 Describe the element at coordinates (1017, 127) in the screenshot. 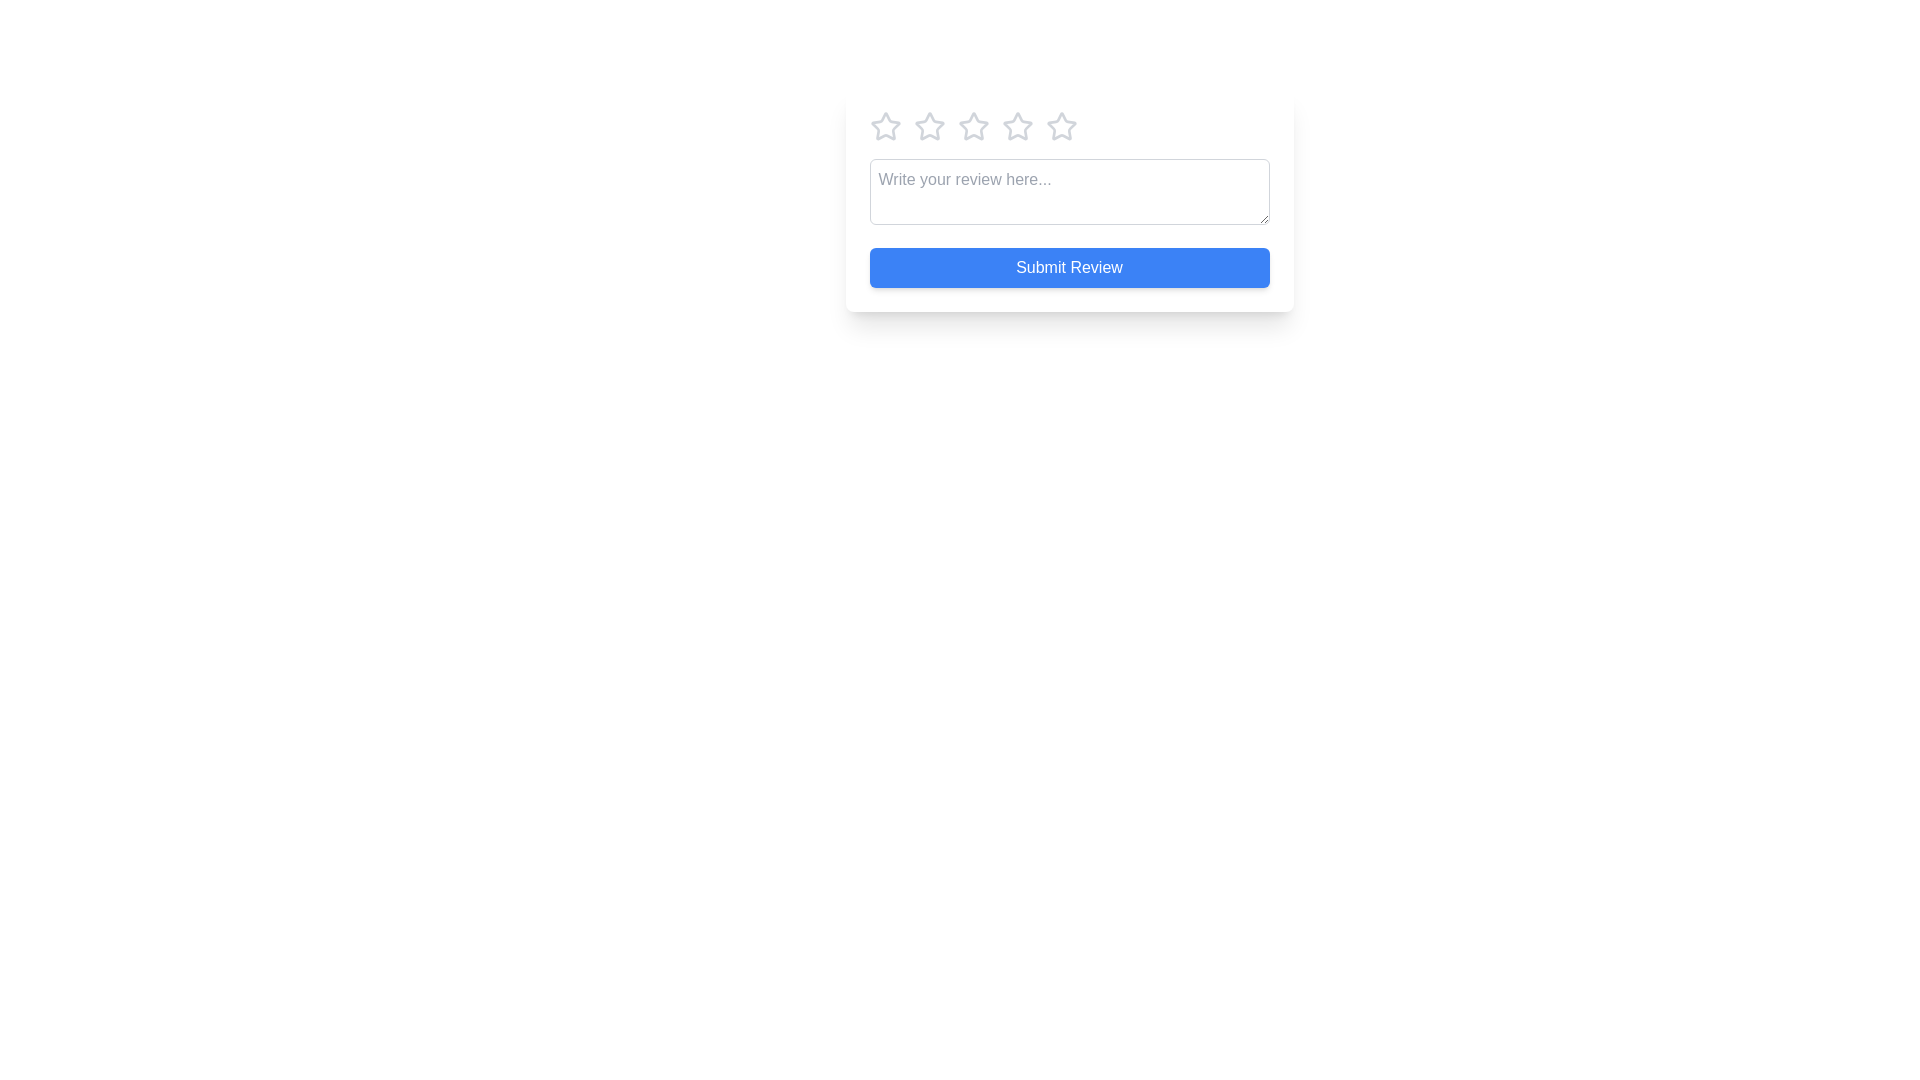

I see `the fifth rating star icon located on the top-right side of the panel above the text input field and the blue 'Submit Review' button to provide feedback` at that location.